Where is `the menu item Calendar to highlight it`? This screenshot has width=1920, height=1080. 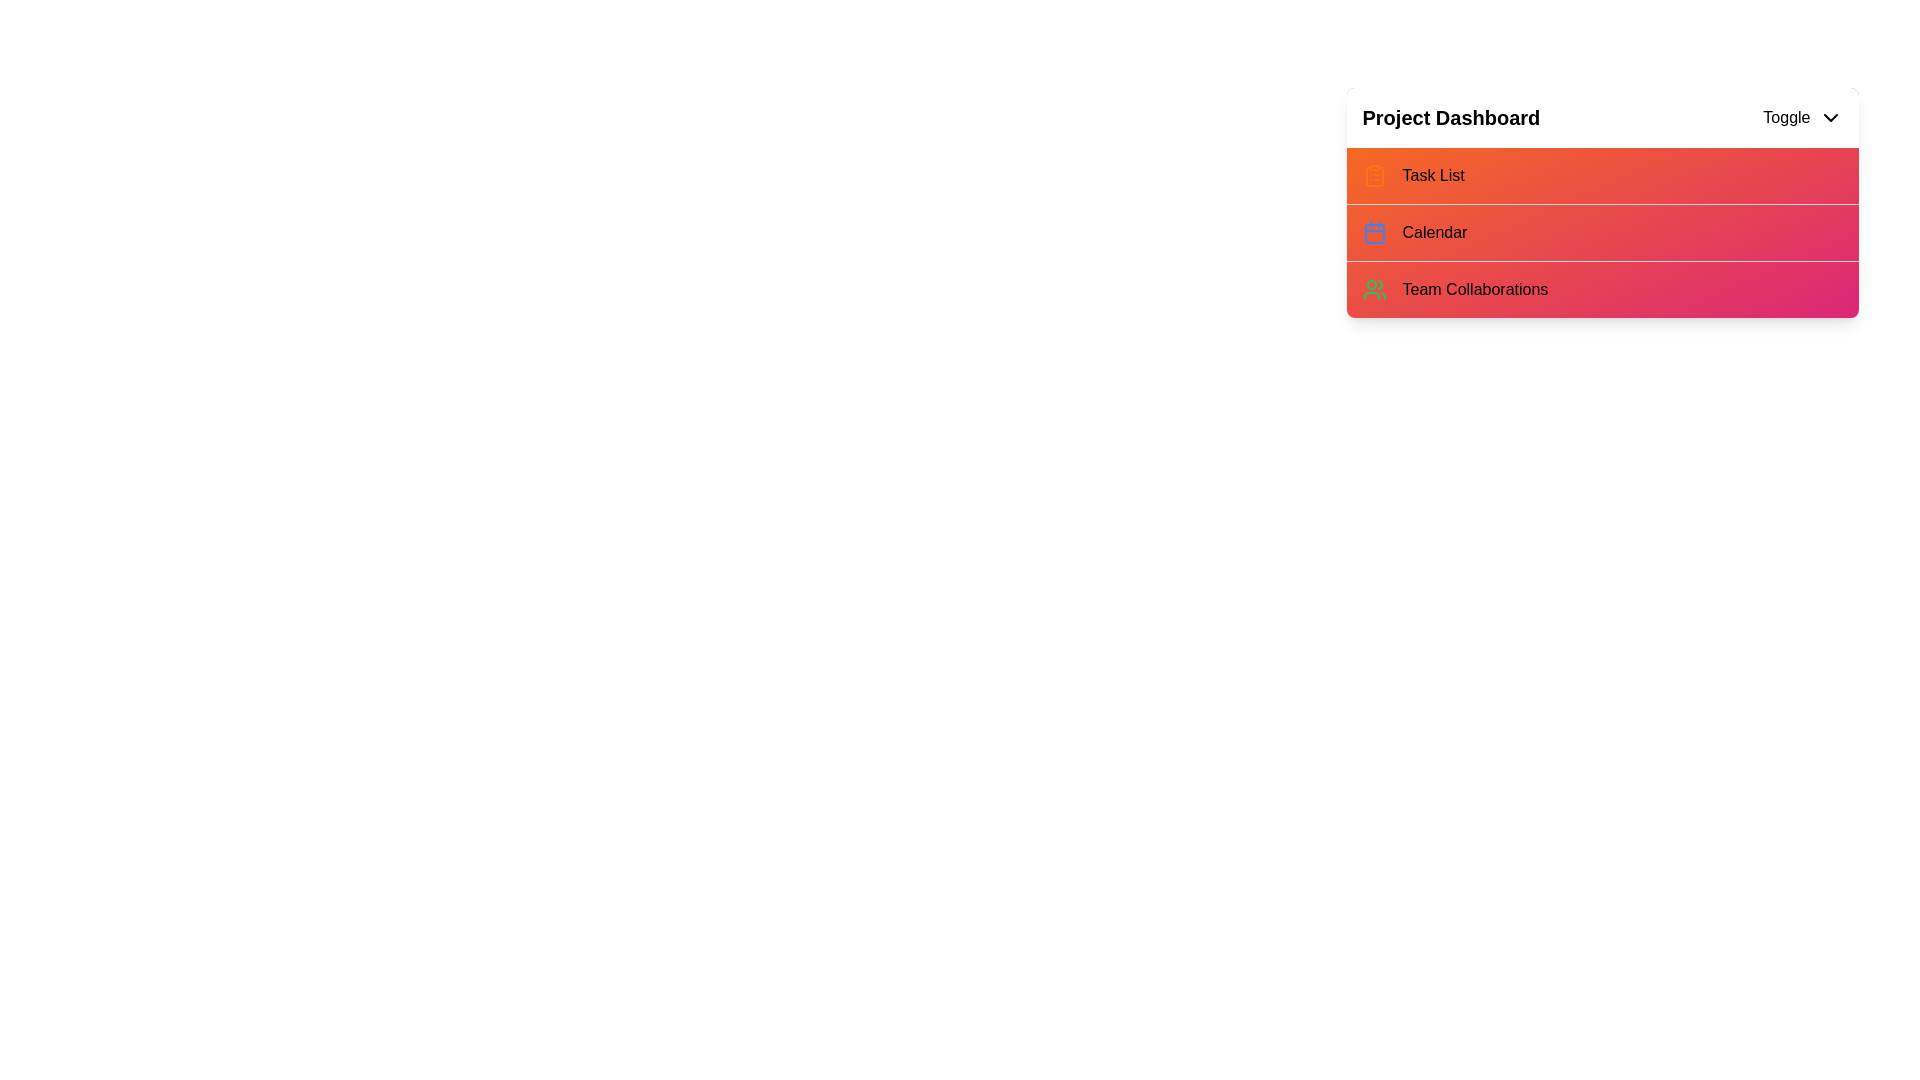
the menu item Calendar to highlight it is located at coordinates (1401, 231).